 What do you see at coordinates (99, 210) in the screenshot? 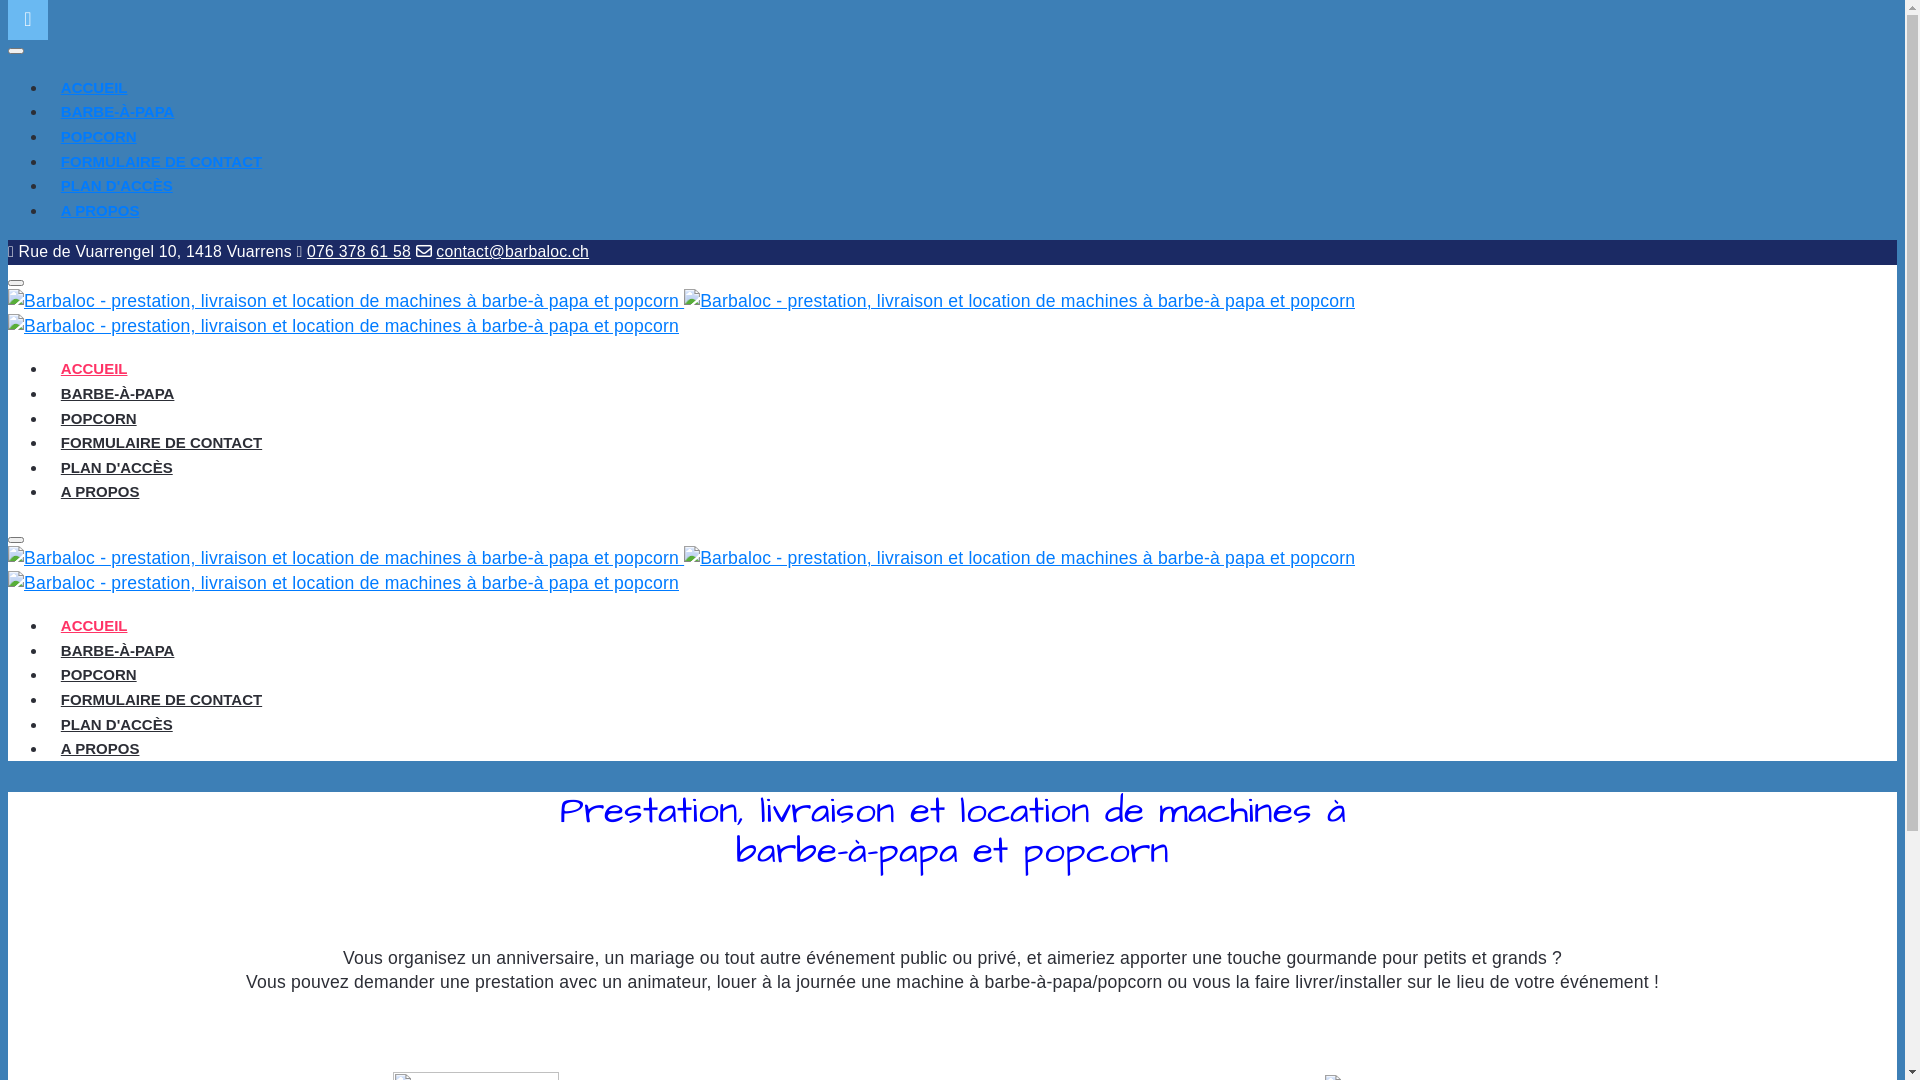
I see `'A PROPOS'` at bounding box center [99, 210].